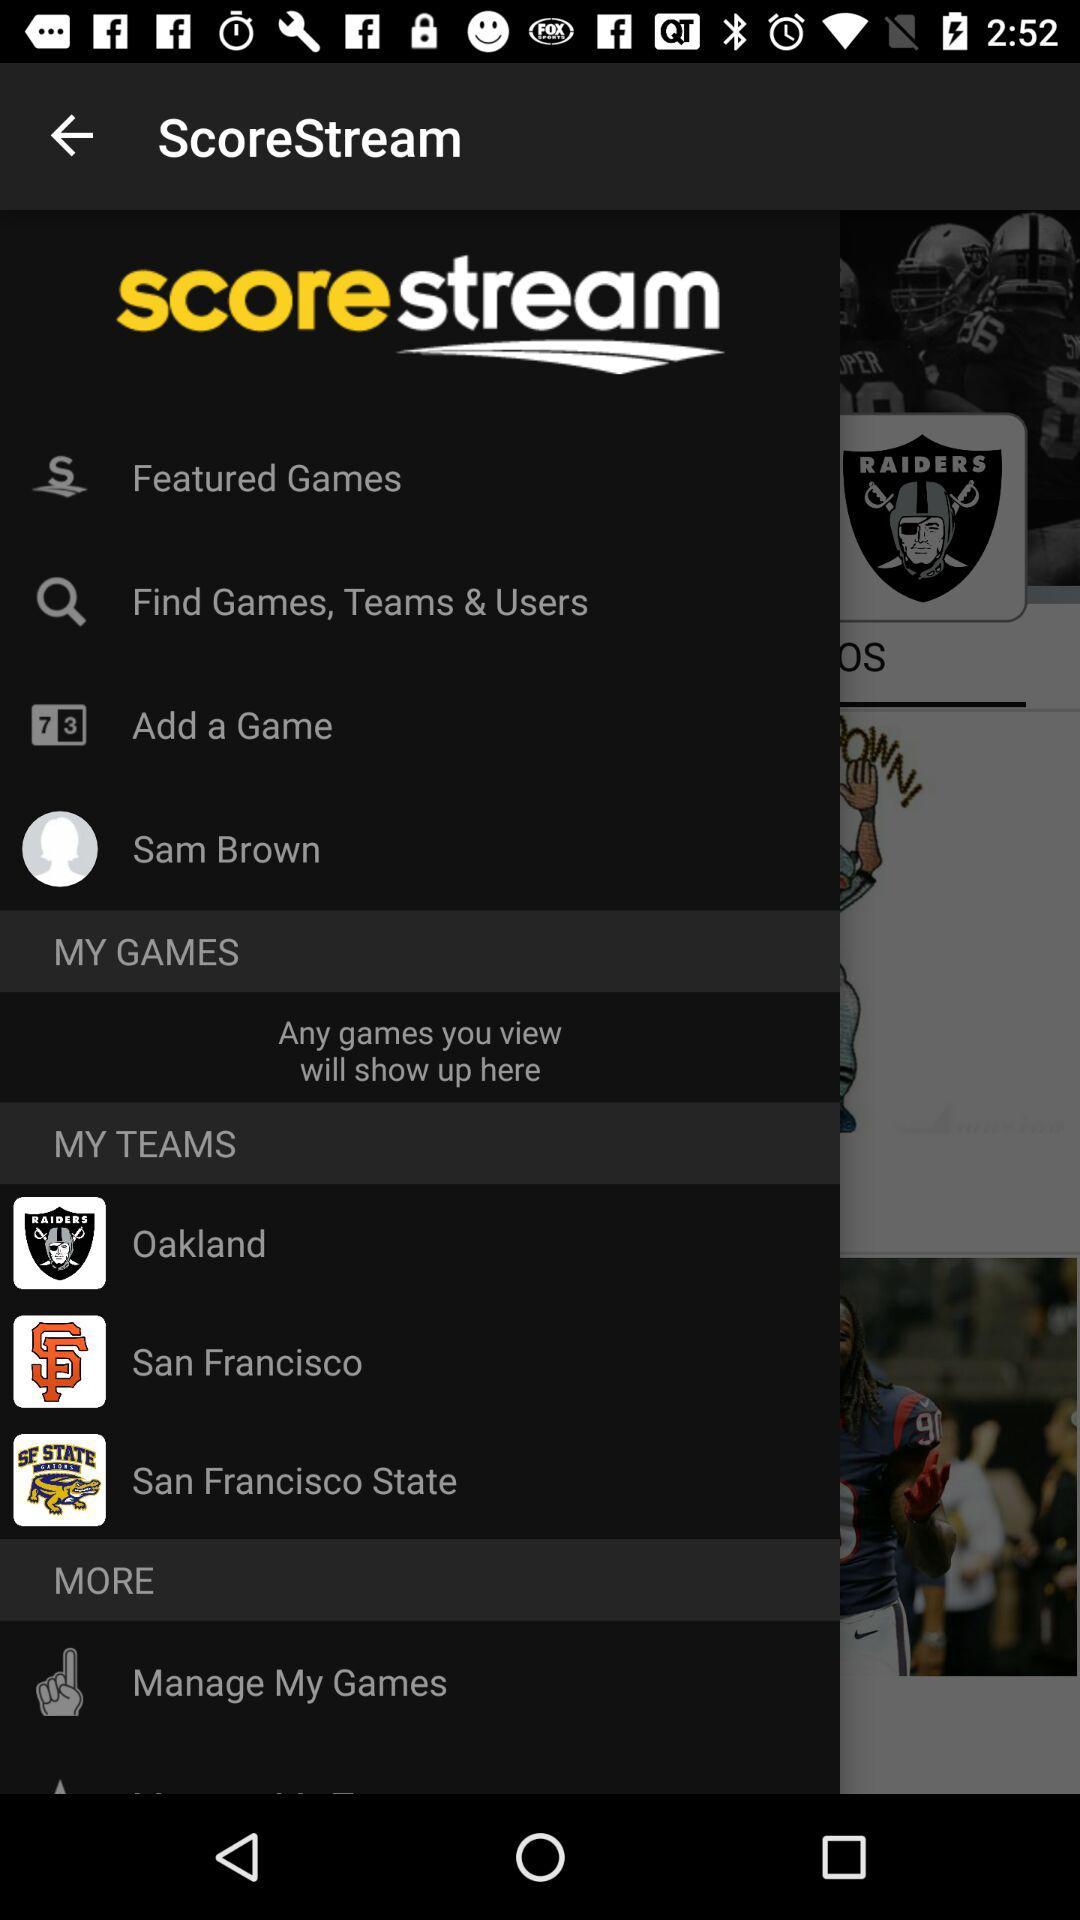 The height and width of the screenshot is (1920, 1080). I want to click on icon on the left side of featured games, so click(59, 476).